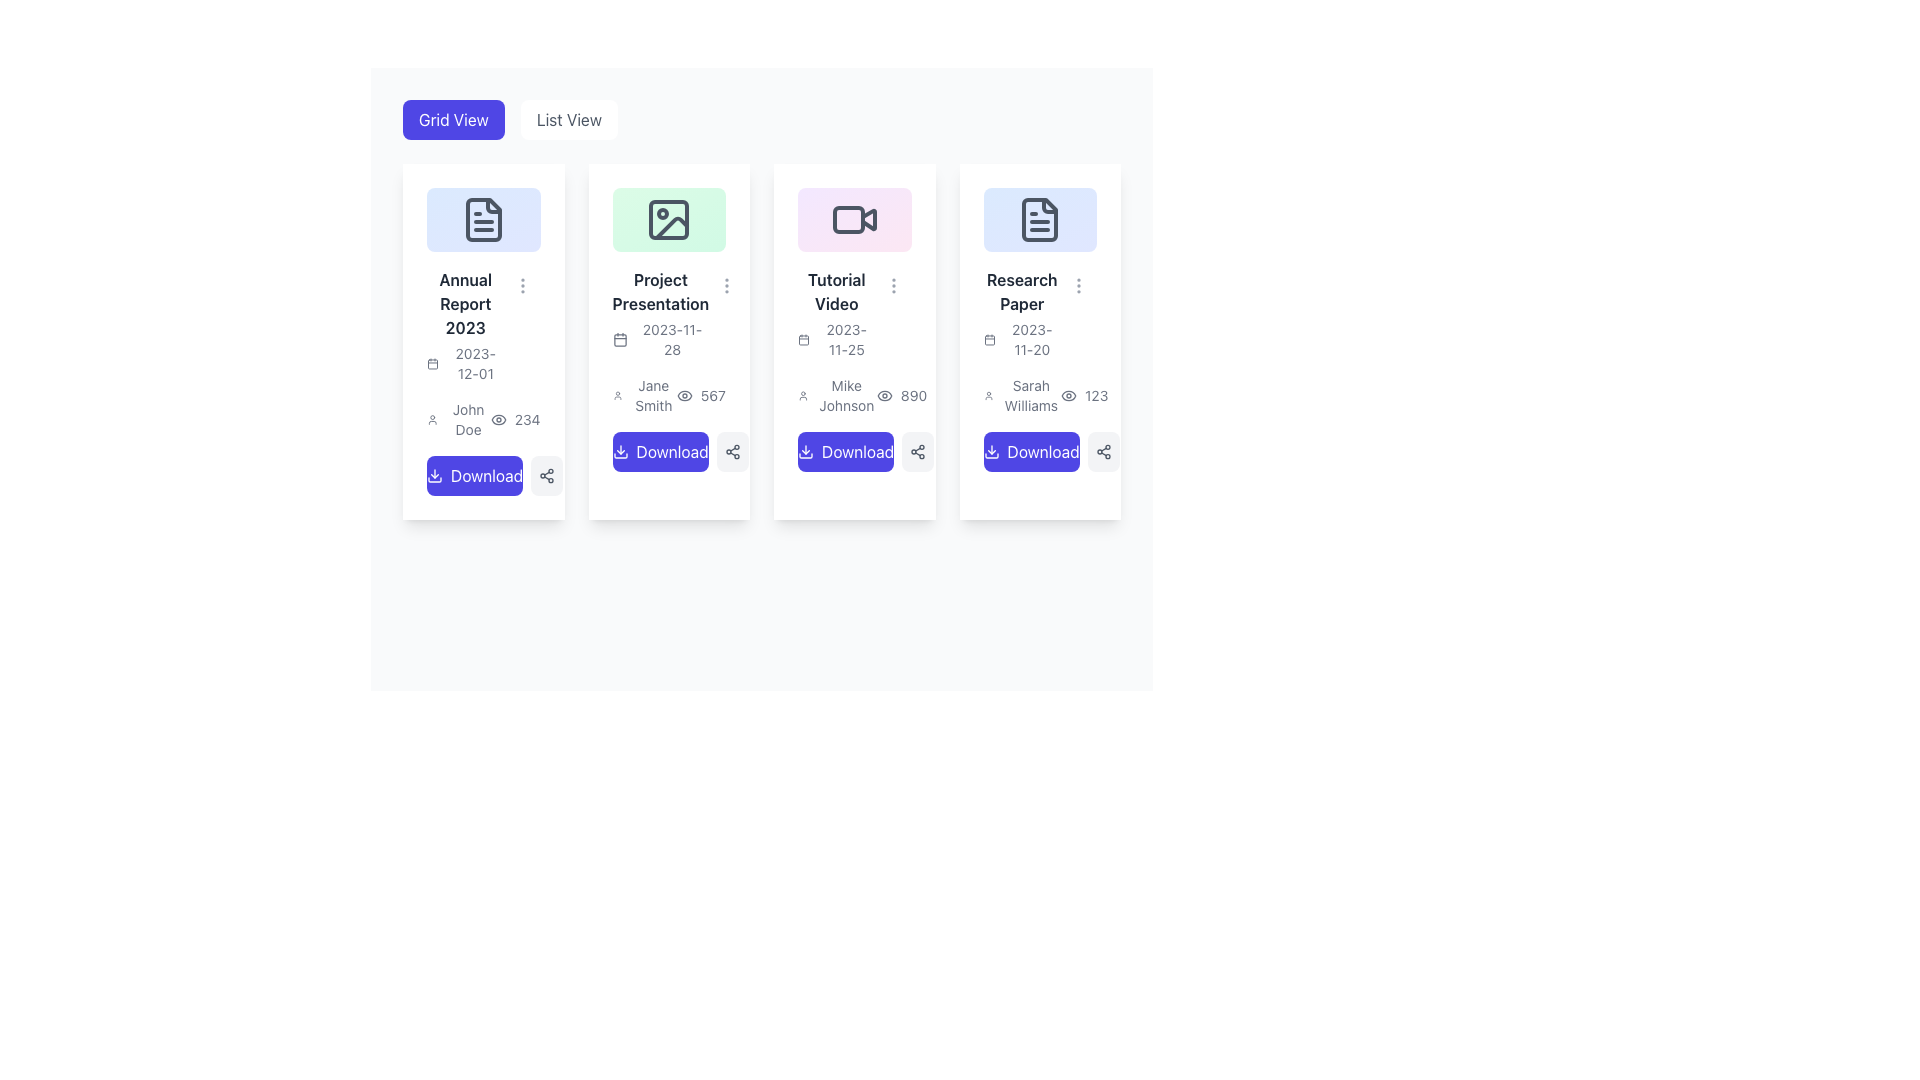  I want to click on the small calendar icon located in the third card from the left, below the title 'Tutorial Video' and above the text '2023-11-25', so click(804, 338).